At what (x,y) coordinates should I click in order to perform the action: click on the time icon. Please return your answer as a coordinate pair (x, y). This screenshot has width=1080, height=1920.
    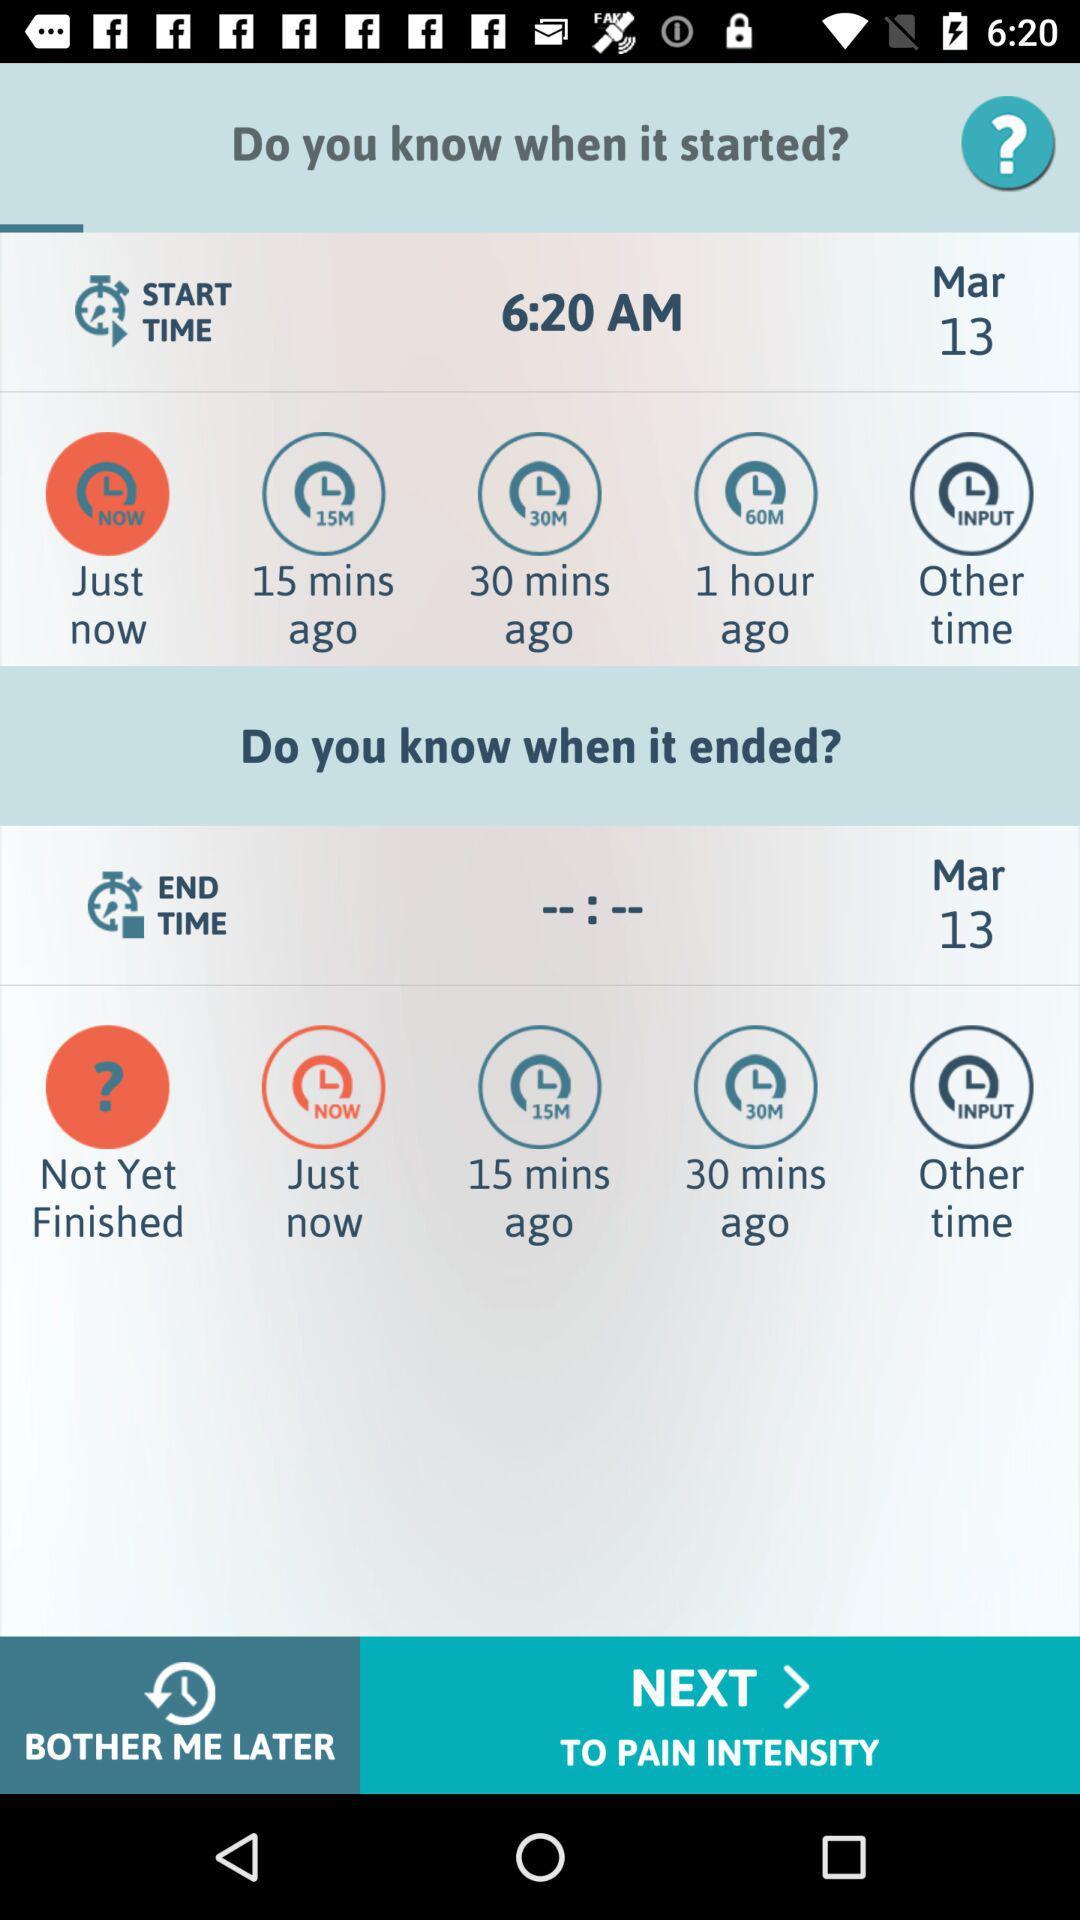
    Looking at the image, I should click on (540, 1086).